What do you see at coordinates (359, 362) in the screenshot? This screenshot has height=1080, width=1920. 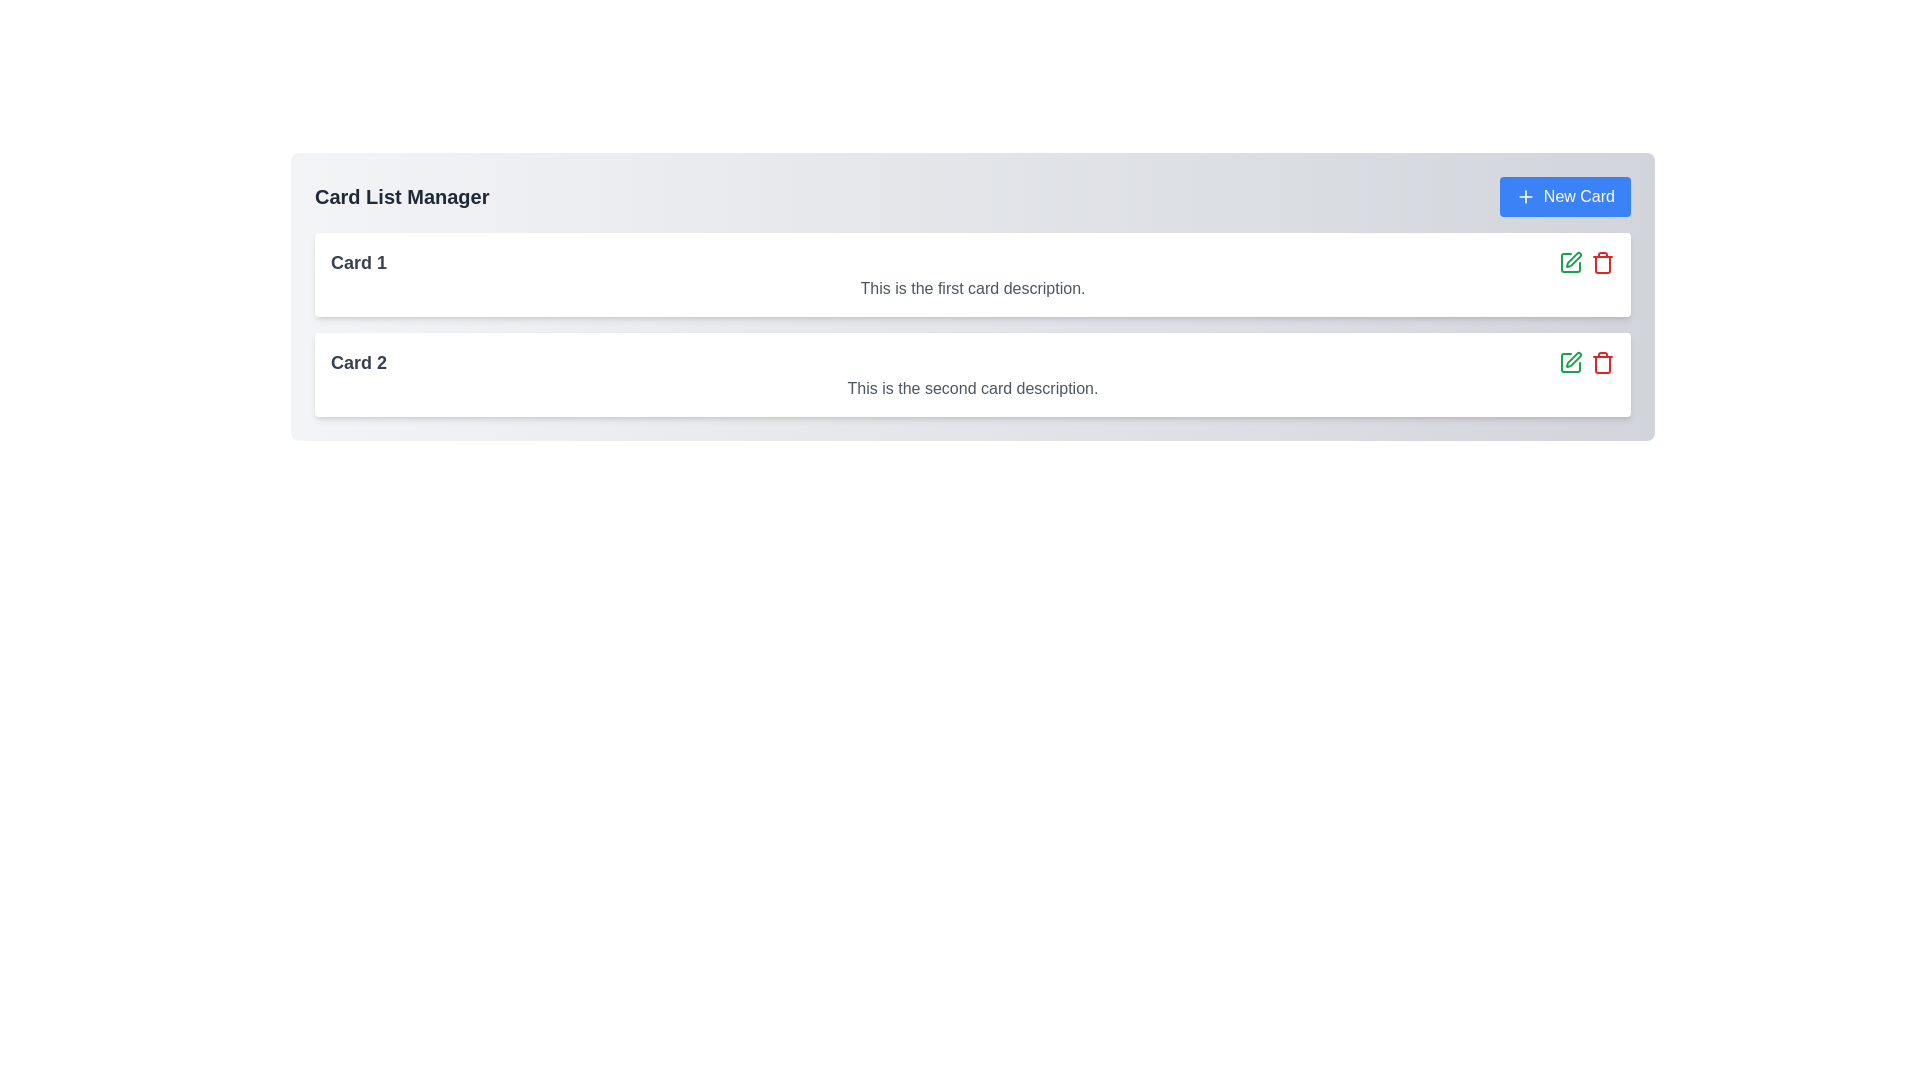 I see `text of the 'Card 2' label, which is a bold, large dark gray text on a white background, located in the second card entry from the top` at bounding box center [359, 362].